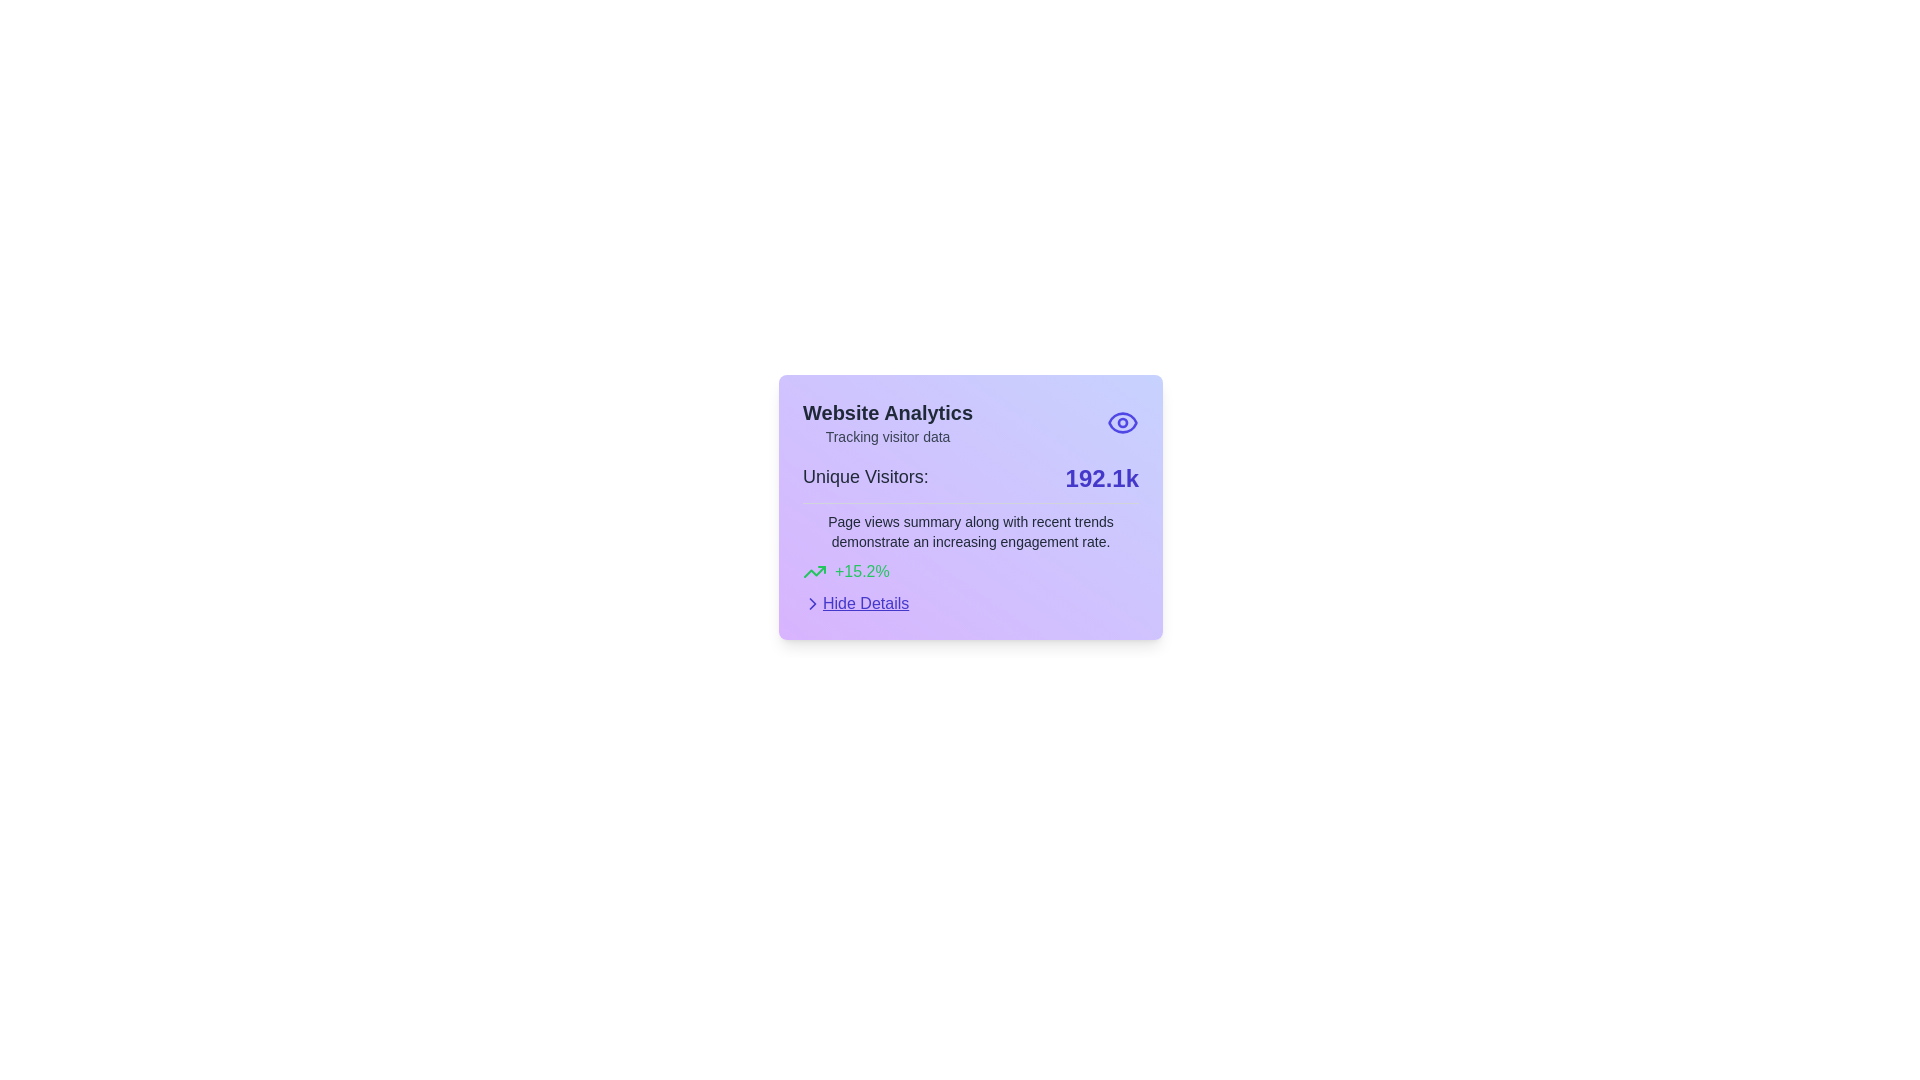 This screenshot has height=1080, width=1920. What do you see at coordinates (862, 571) in the screenshot?
I see `value of the text label showing '+15.2%' in green color, positioned inline next to a leftward trending-up icon within an analytics data card` at bounding box center [862, 571].